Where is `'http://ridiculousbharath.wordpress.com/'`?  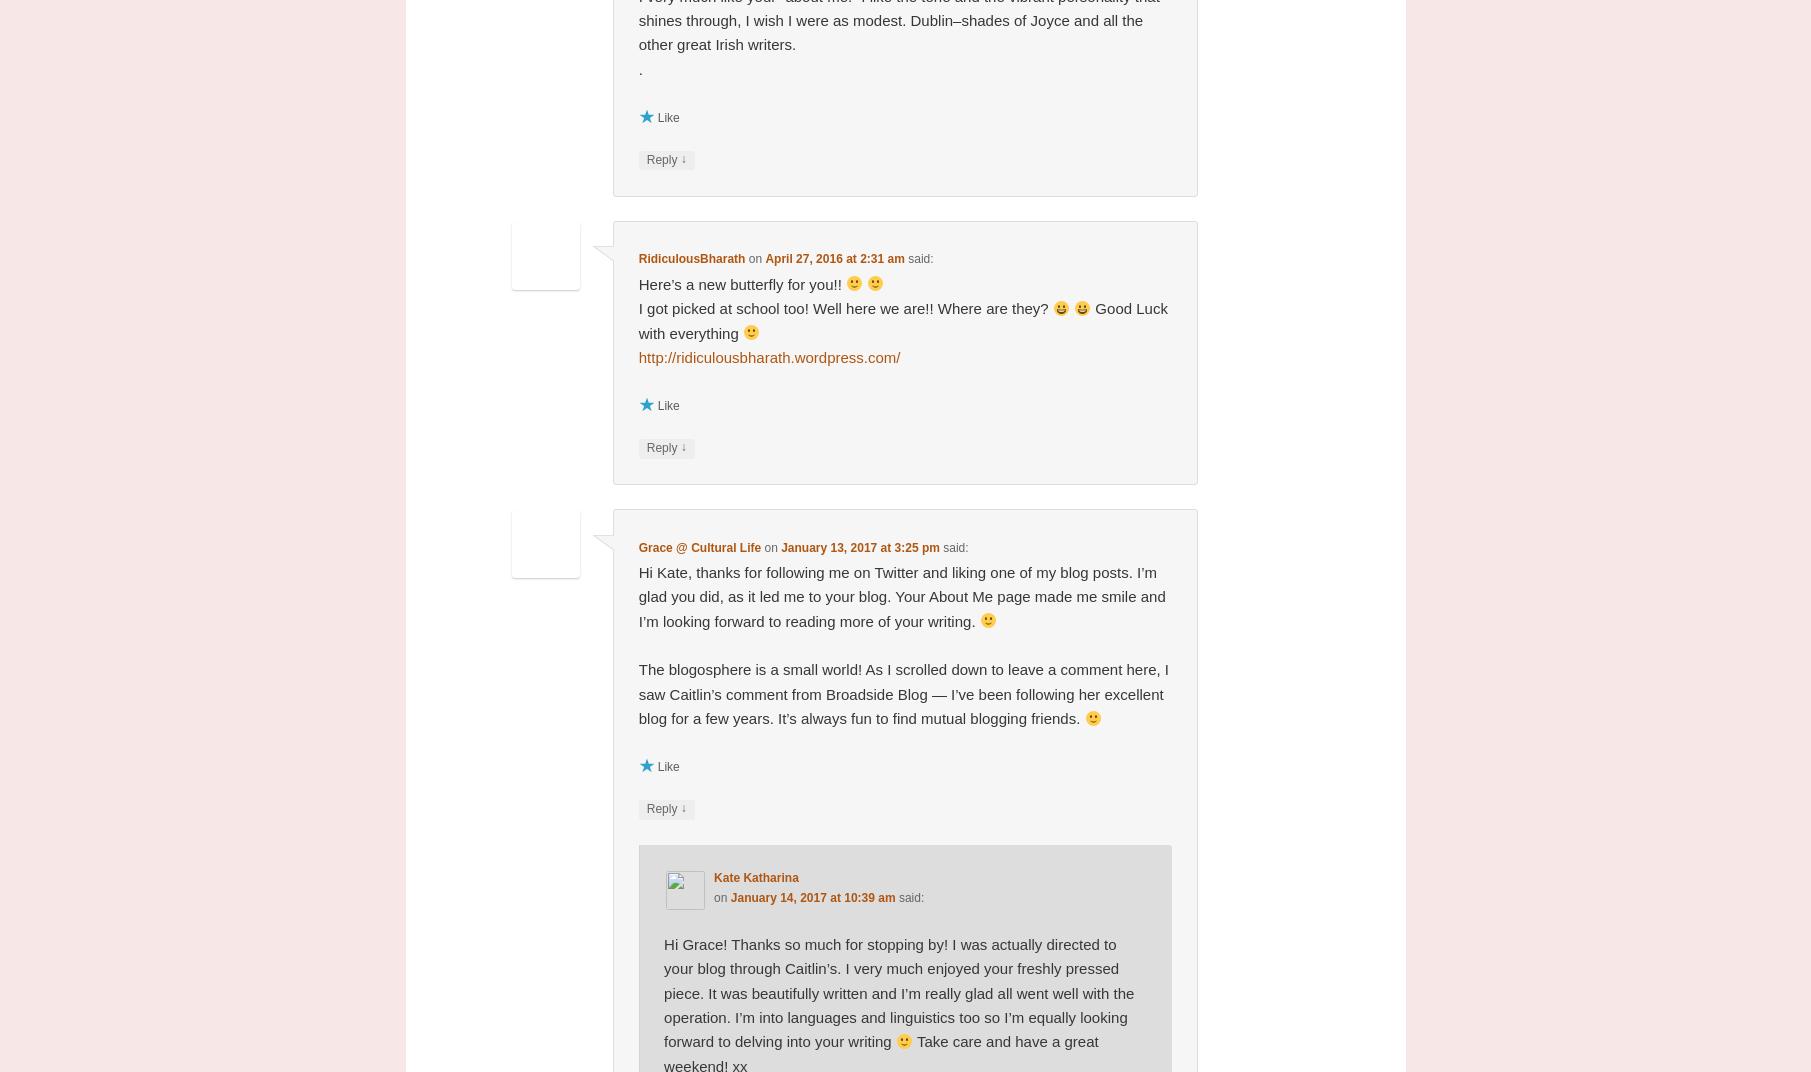
'http://ridiculousbharath.wordpress.com/' is located at coordinates (767, 356).